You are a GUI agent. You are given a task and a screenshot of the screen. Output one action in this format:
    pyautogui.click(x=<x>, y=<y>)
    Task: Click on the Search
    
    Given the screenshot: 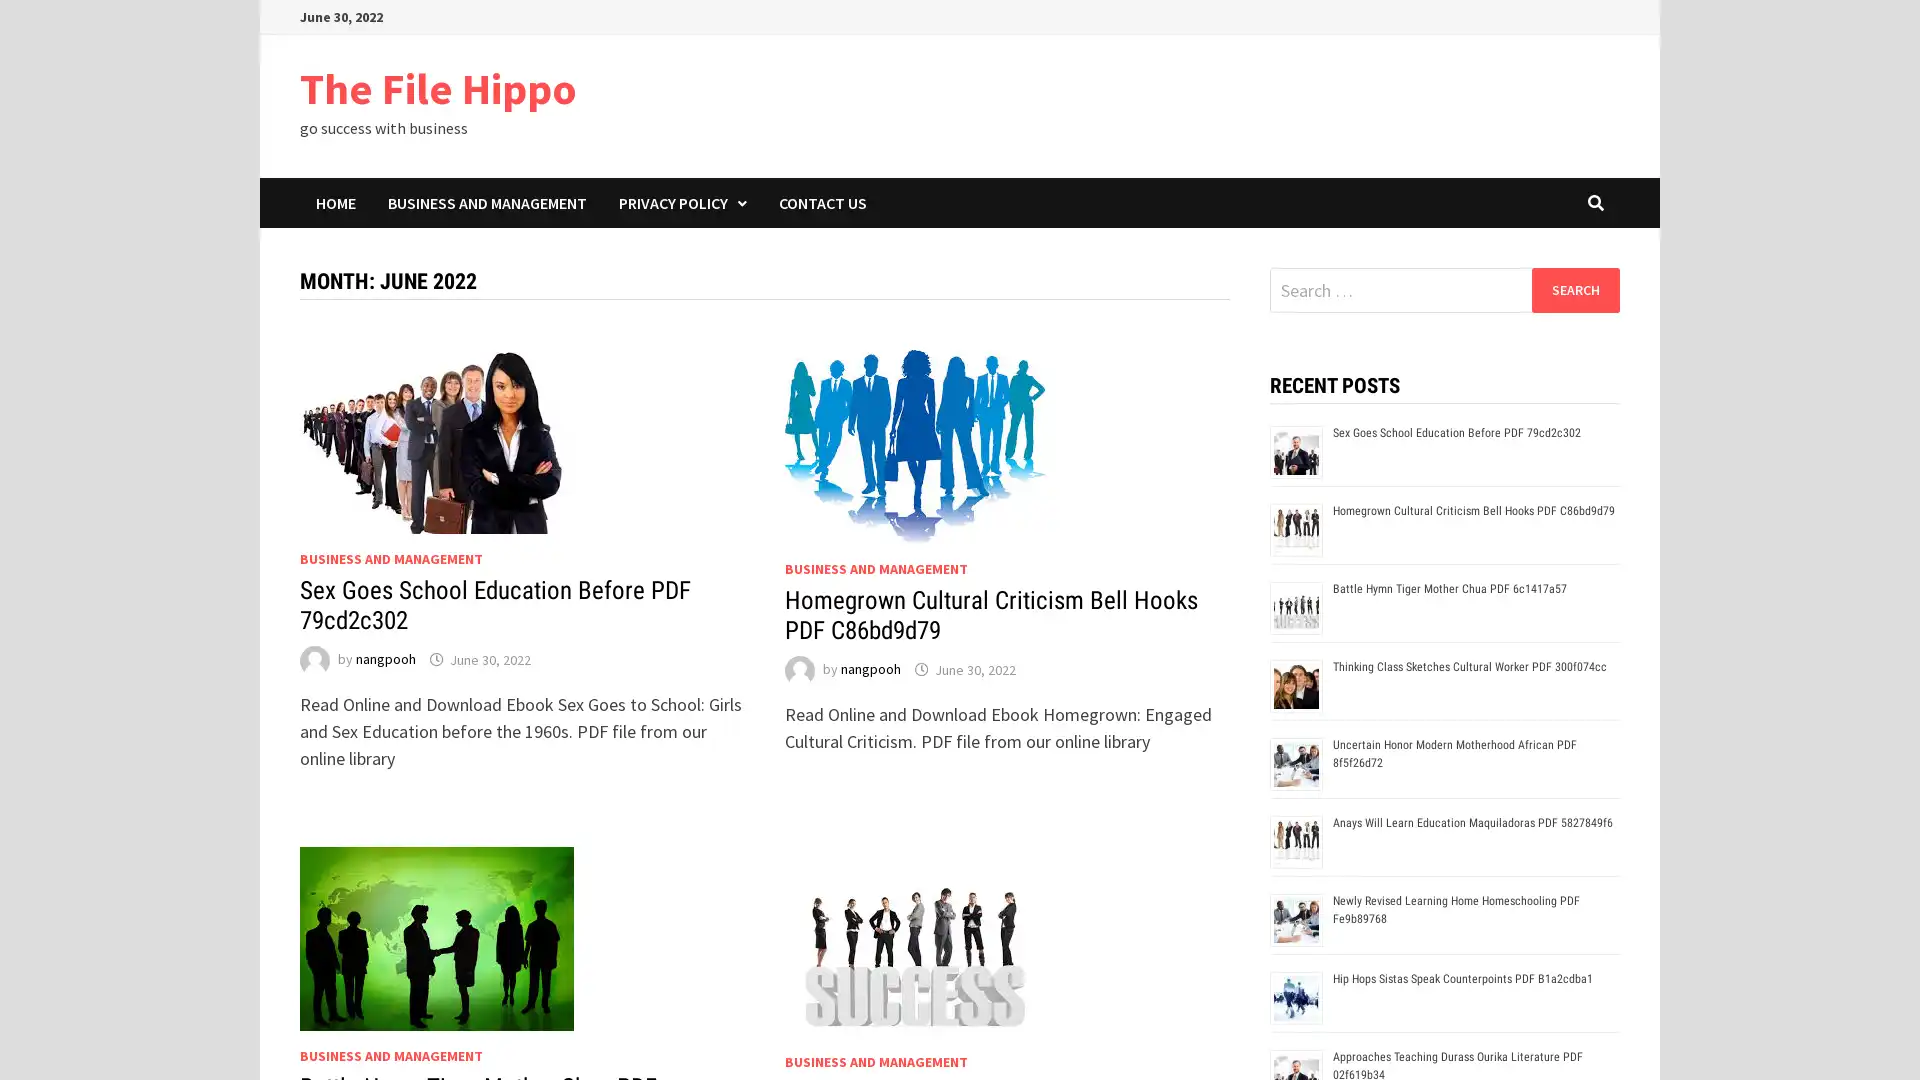 What is the action you would take?
    pyautogui.click(x=1574, y=289)
    